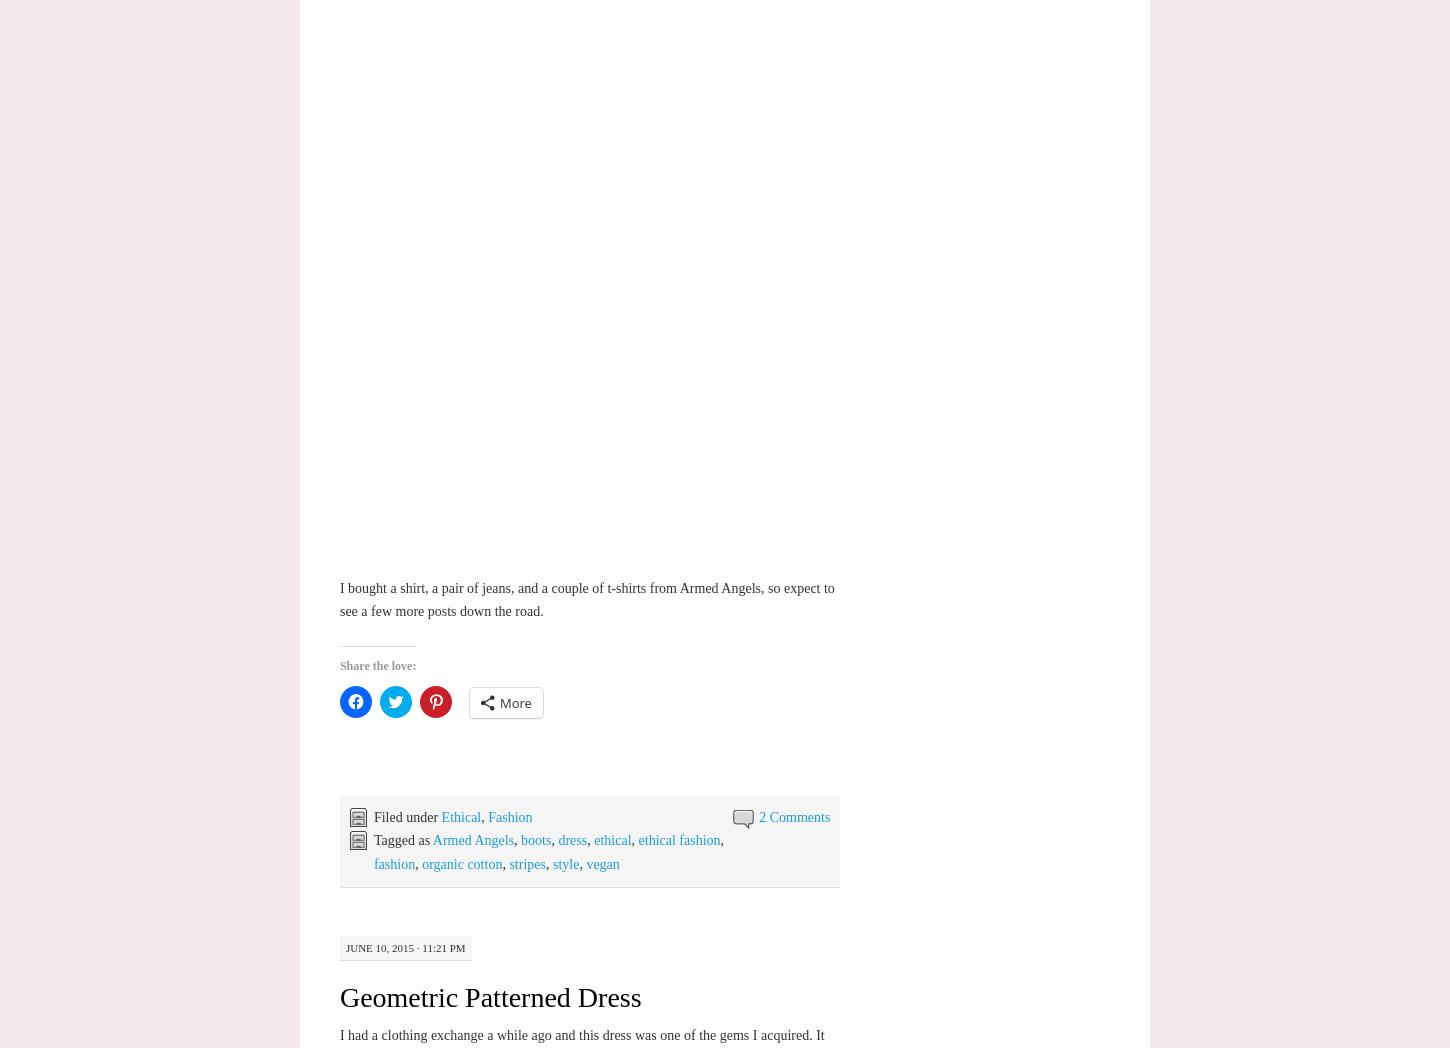 This screenshot has width=1450, height=1048. What do you see at coordinates (406, 815) in the screenshot?
I see `'Filed under'` at bounding box center [406, 815].